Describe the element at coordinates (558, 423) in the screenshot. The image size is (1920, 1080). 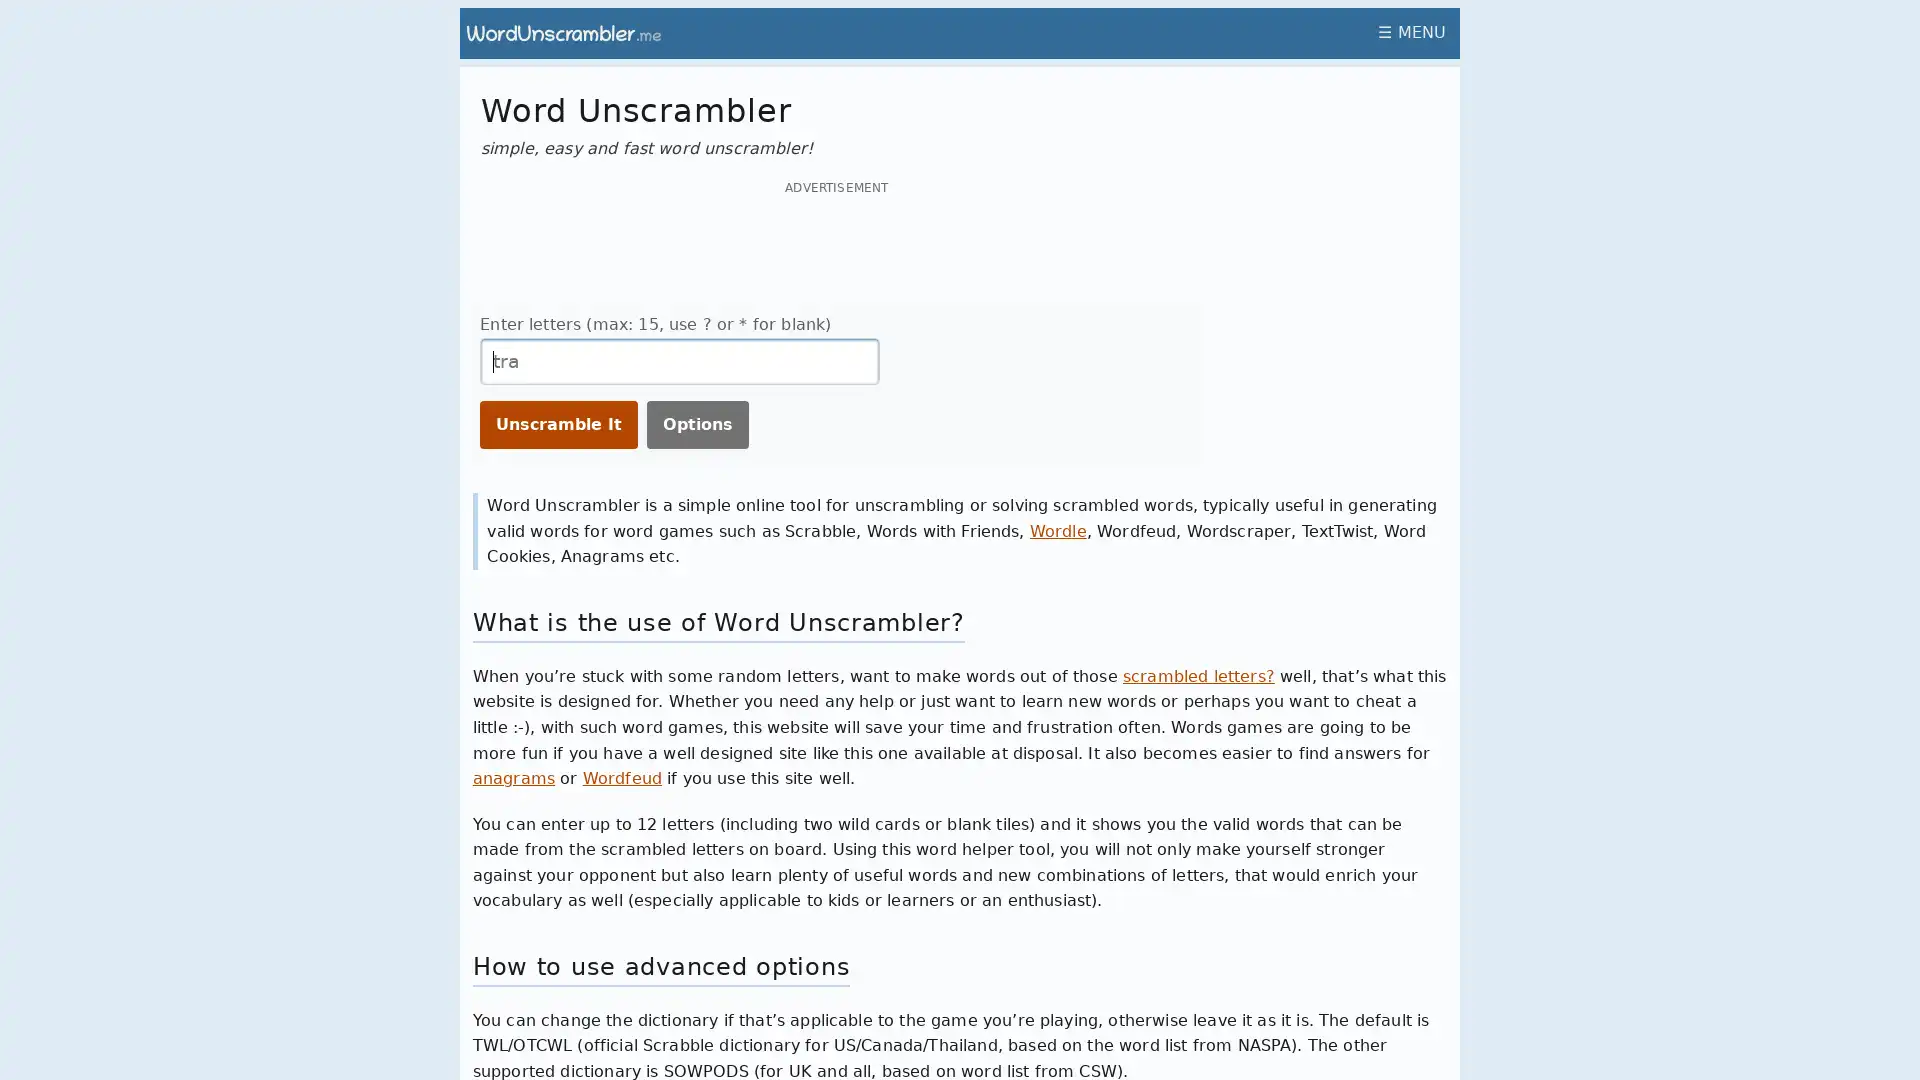
I see `Unscramble It` at that location.